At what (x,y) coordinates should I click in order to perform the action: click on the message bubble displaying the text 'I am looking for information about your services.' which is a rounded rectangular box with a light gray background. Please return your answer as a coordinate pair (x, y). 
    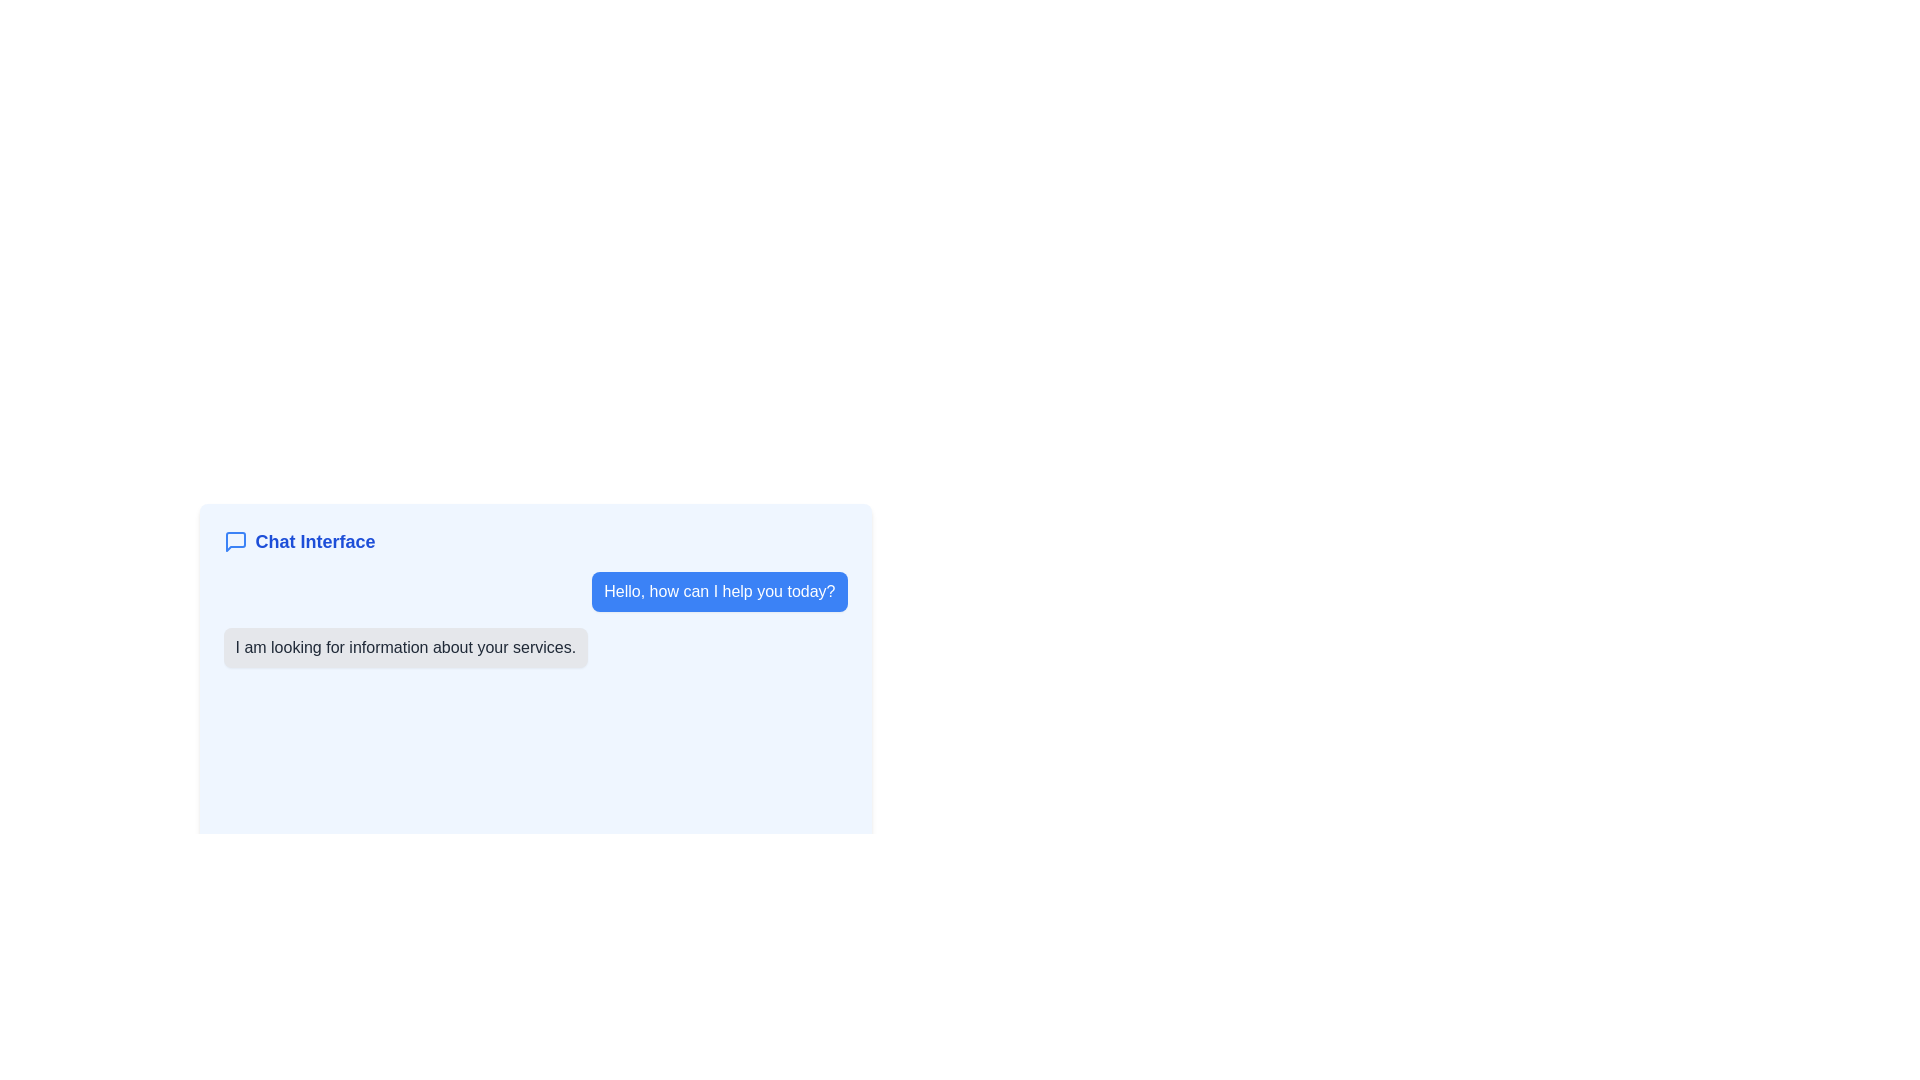
    Looking at the image, I should click on (535, 656).